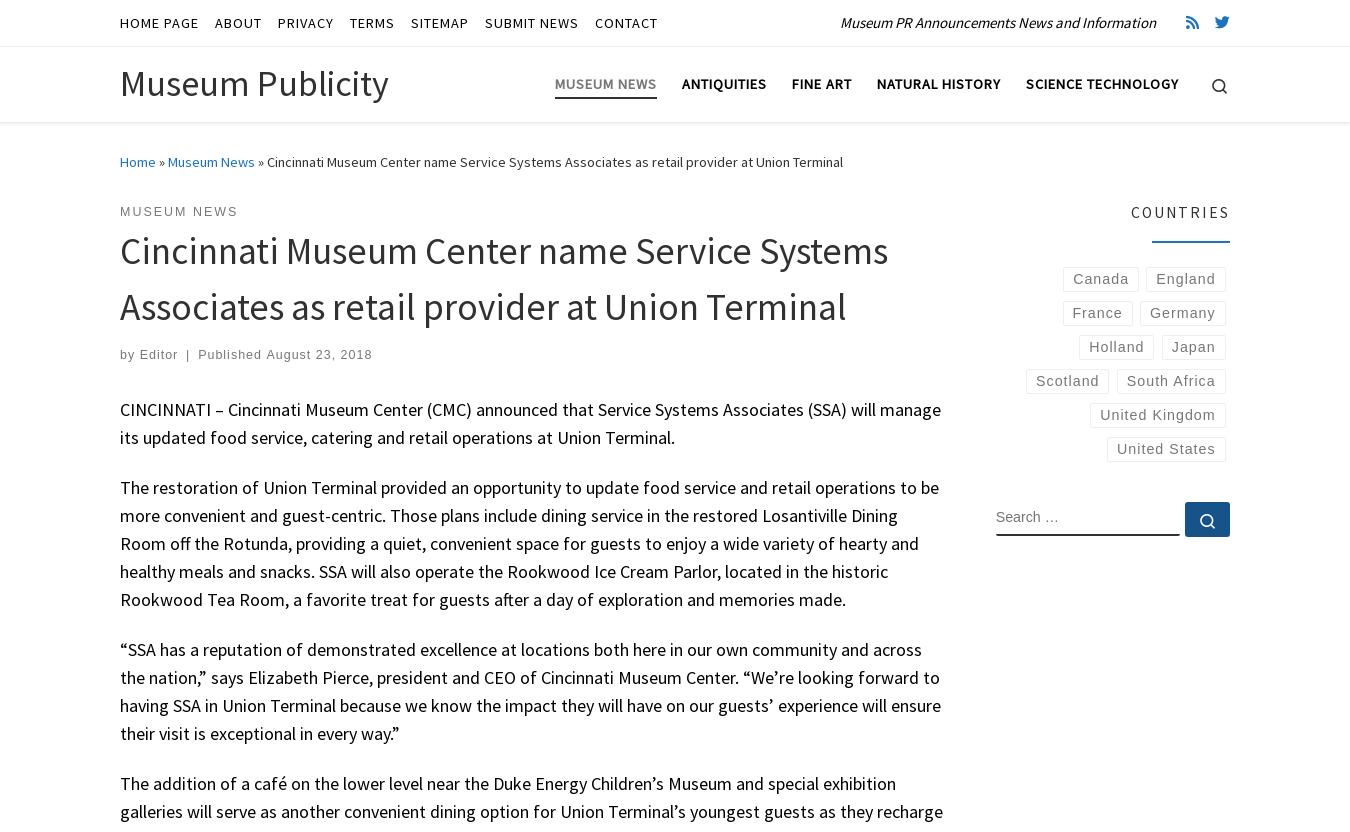  Describe the element at coordinates (1101, 277) in the screenshot. I see `'Canada'` at that location.